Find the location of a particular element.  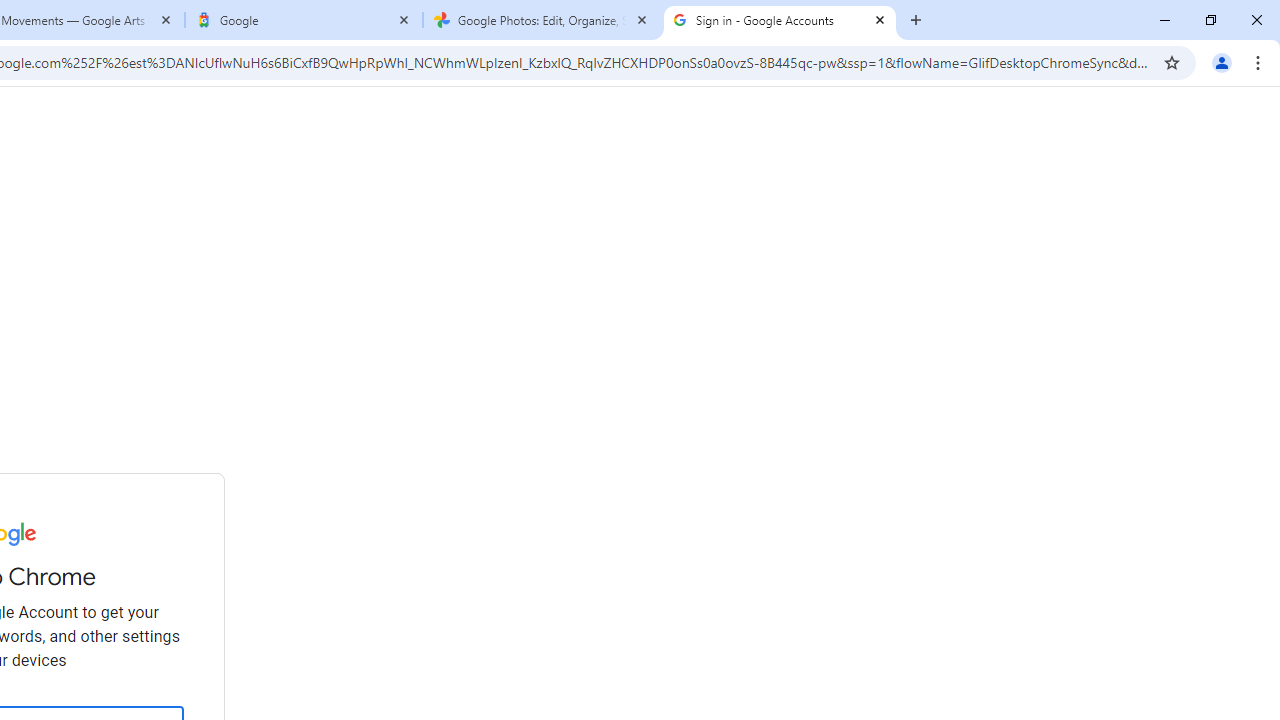

'Google' is located at coordinates (303, 20).